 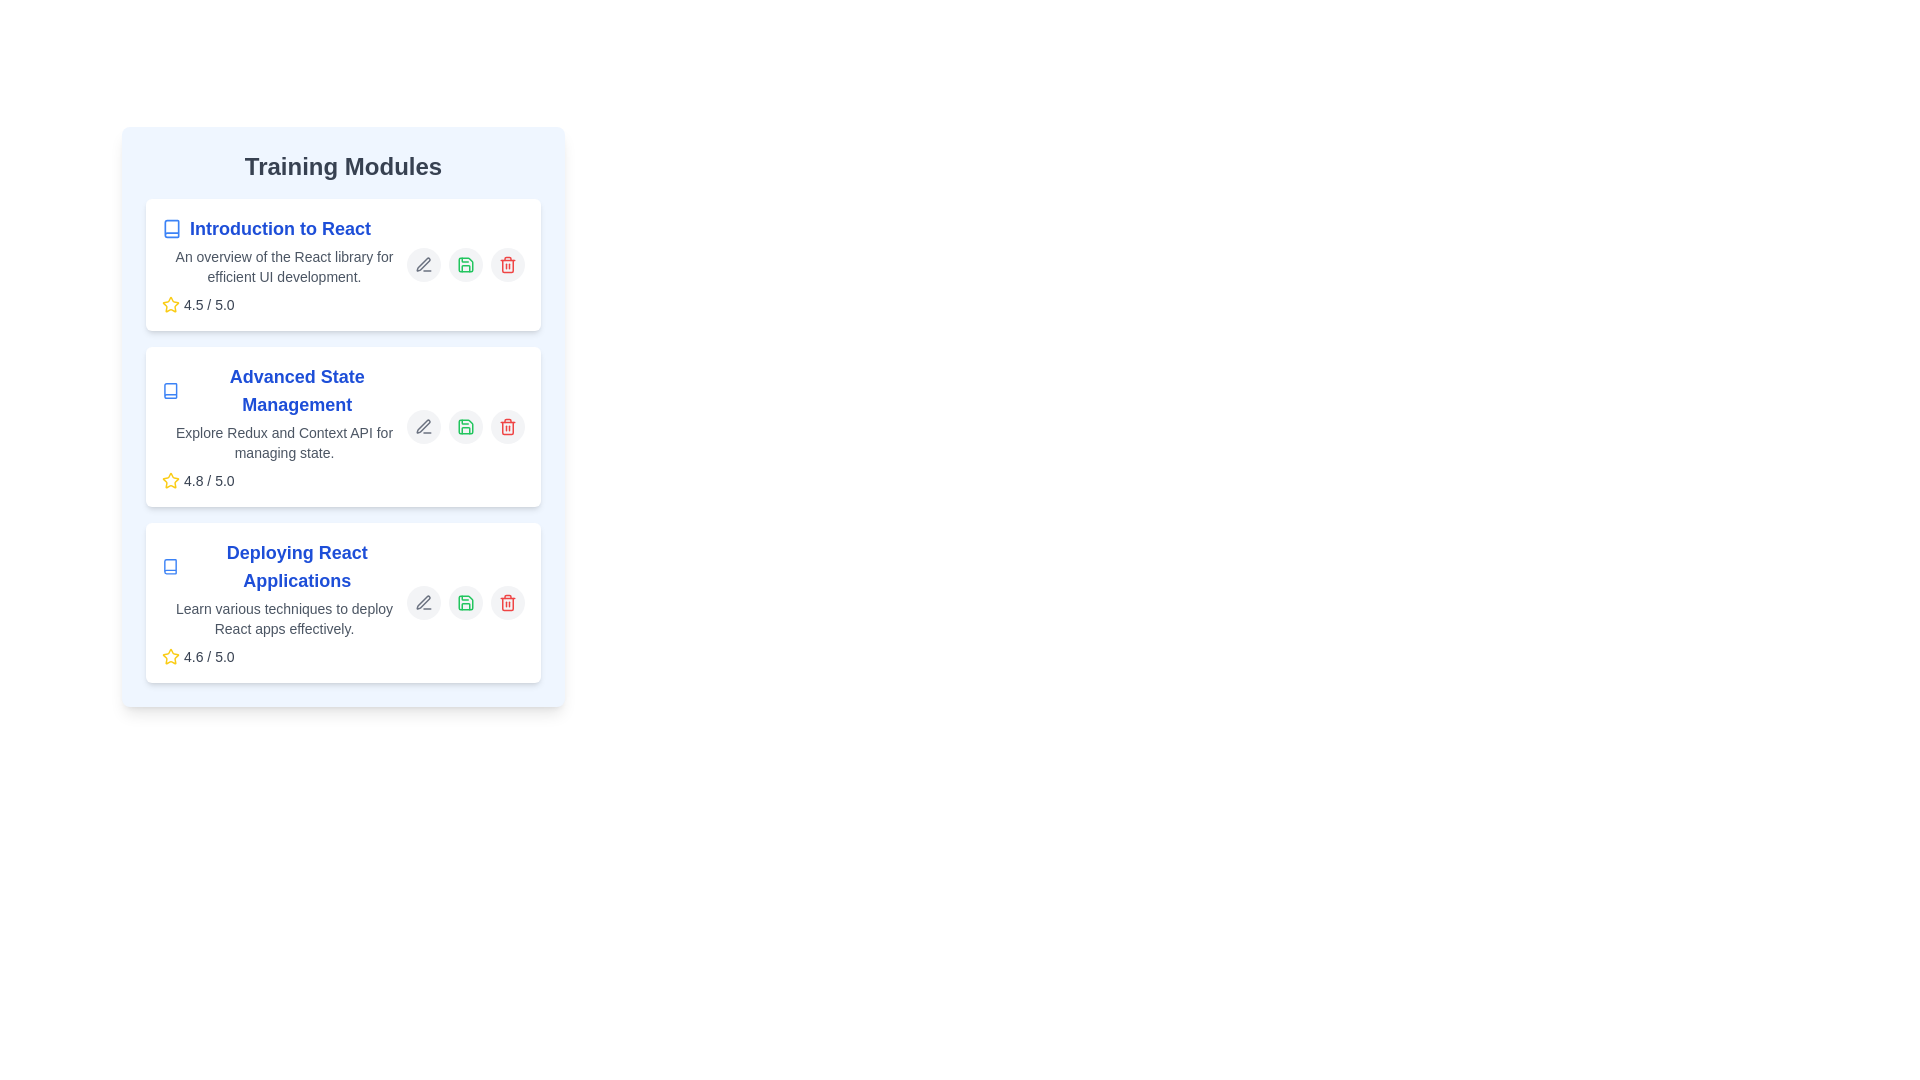 I want to click on the small blue book-shaped icon located to the immediate left of the text 'Deploying React Applications', so click(x=170, y=567).